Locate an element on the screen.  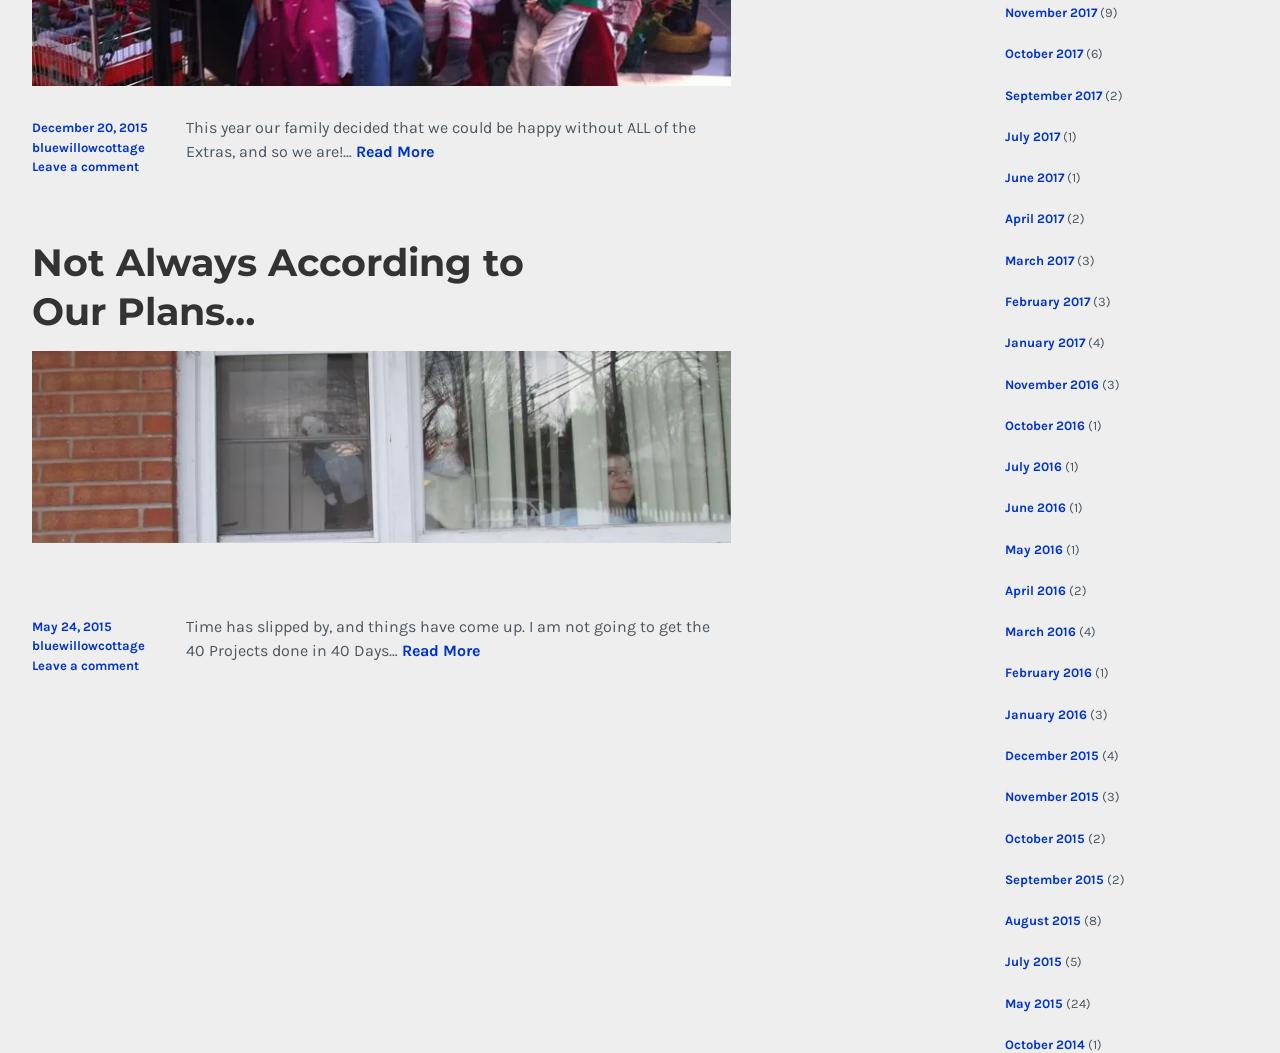
'(5)' is located at coordinates (1059, 961).